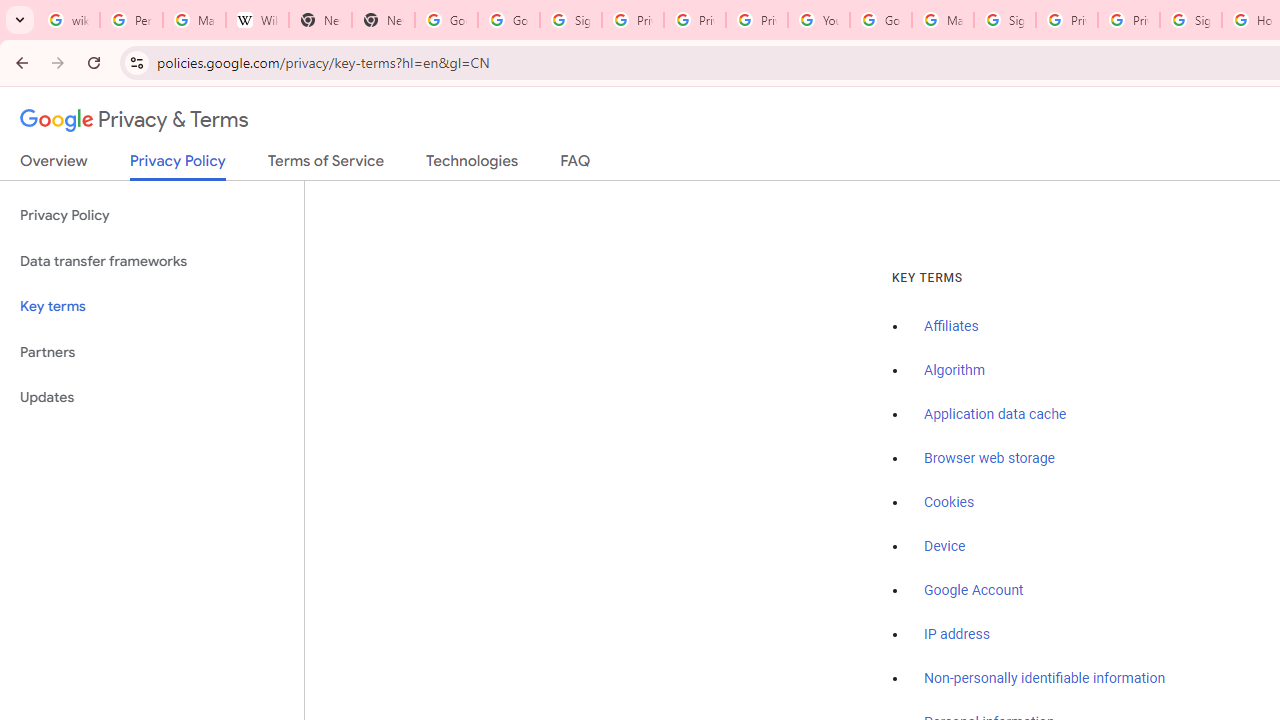  I want to click on 'Google Account', so click(974, 589).